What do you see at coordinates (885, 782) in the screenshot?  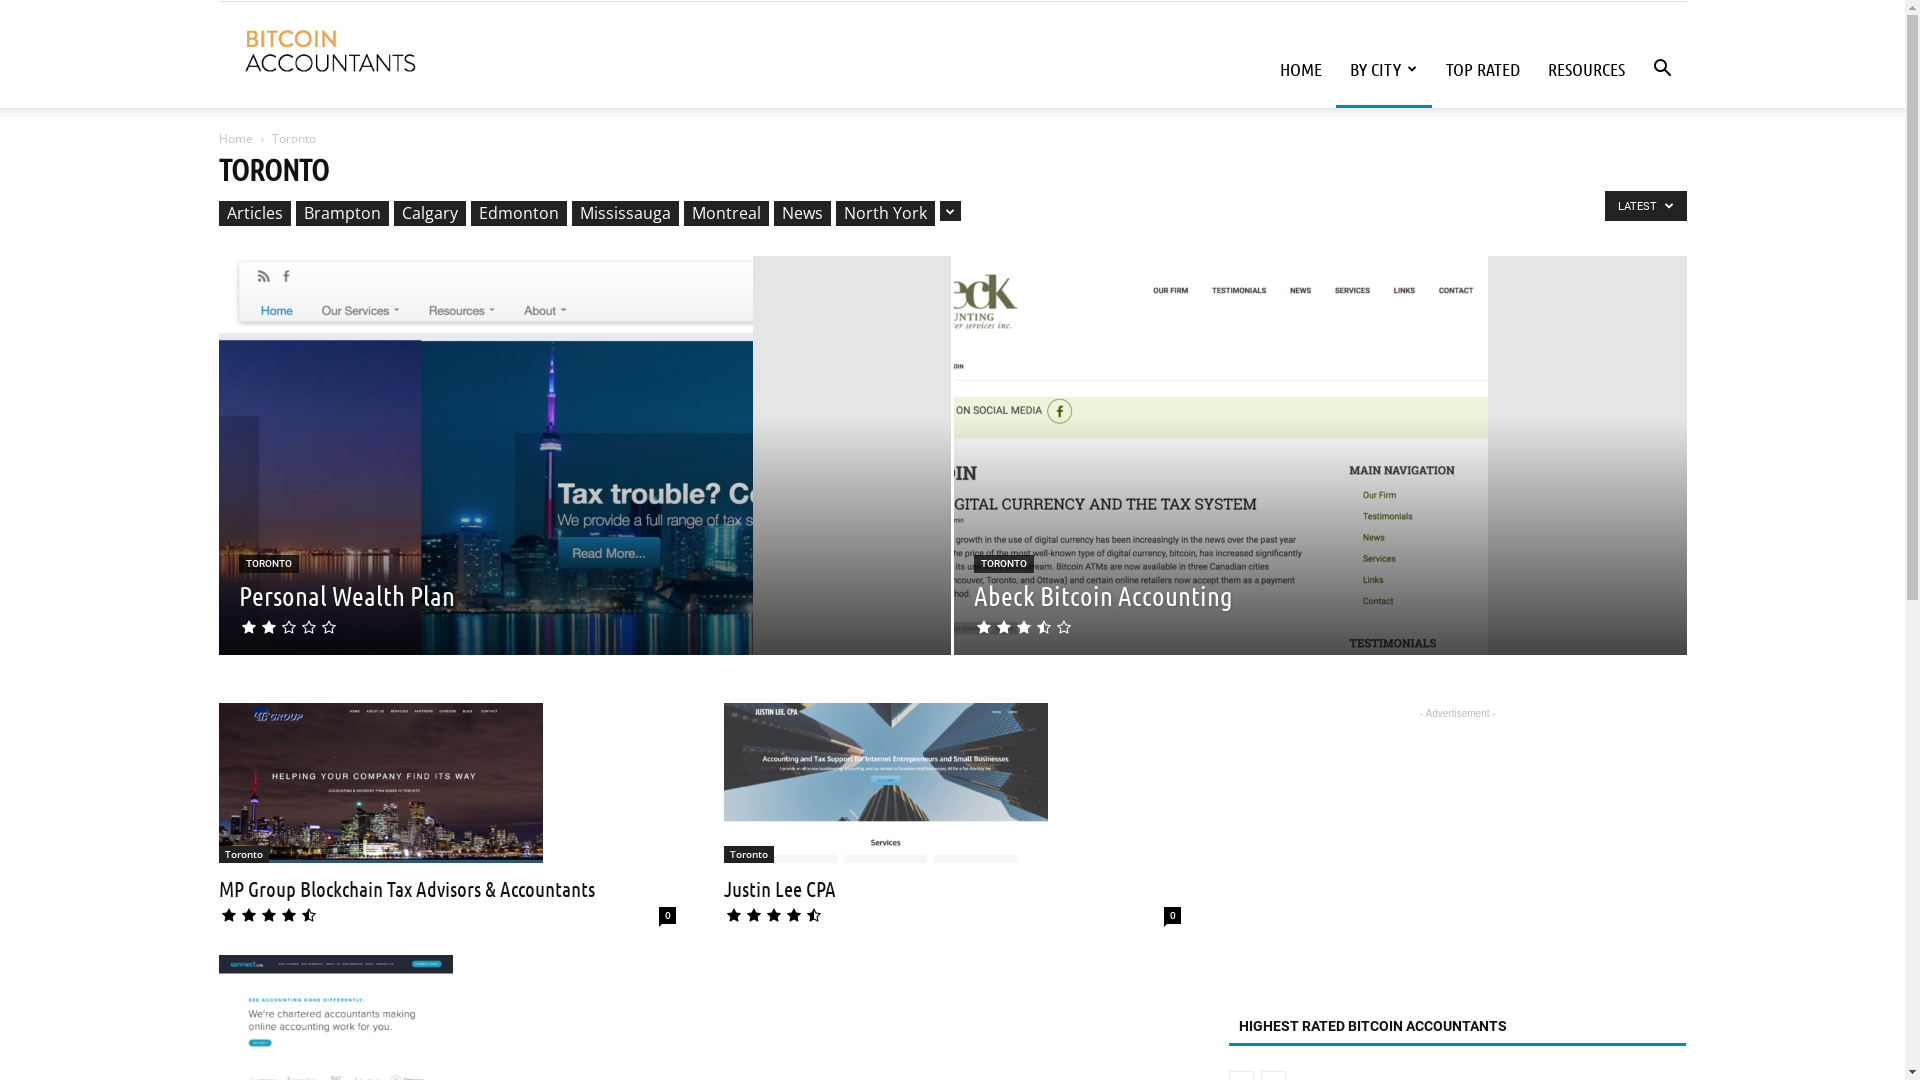 I see `'Justin Lee CPA'` at bounding box center [885, 782].